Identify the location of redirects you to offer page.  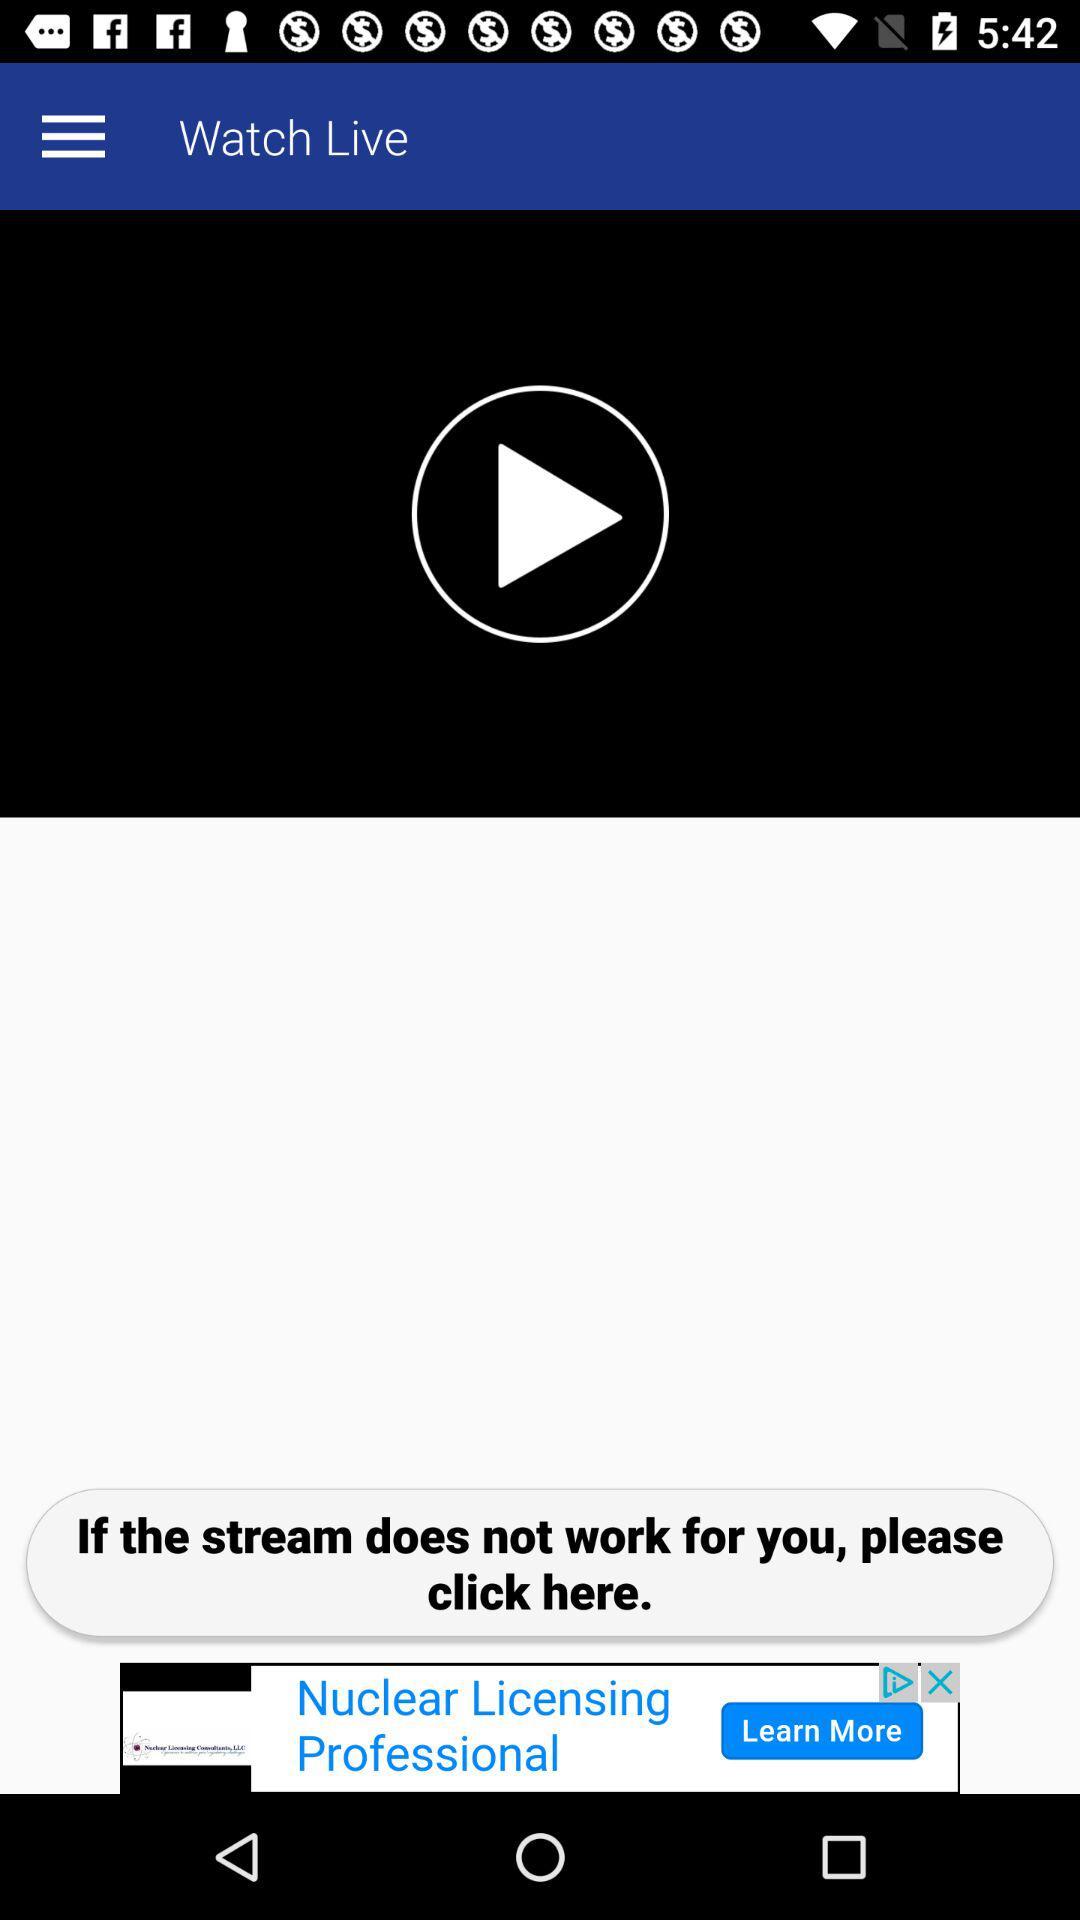
(540, 1727).